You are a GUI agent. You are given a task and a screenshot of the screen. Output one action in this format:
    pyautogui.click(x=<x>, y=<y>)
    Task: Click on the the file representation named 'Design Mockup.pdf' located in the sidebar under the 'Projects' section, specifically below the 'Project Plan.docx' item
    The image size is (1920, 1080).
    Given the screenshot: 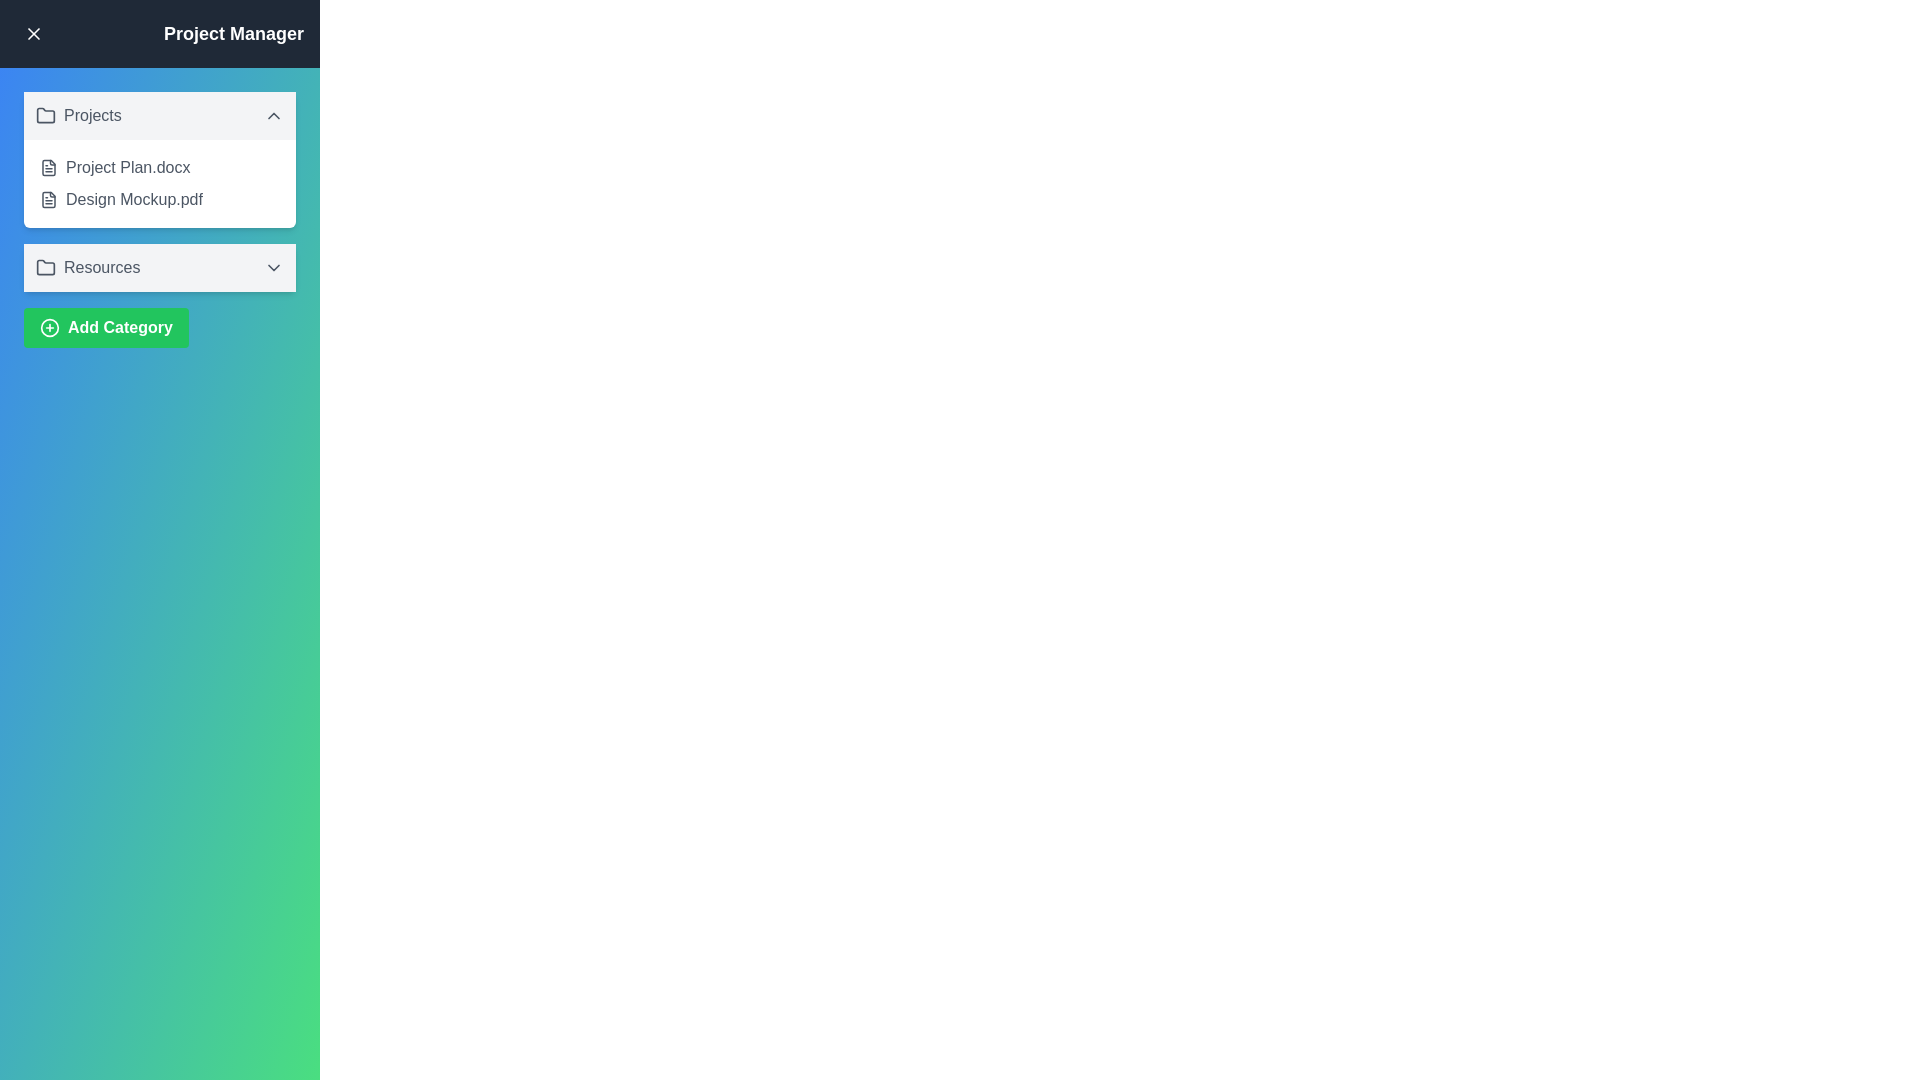 What is the action you would take?
    pyautogui.click(x=158, y=200)
    